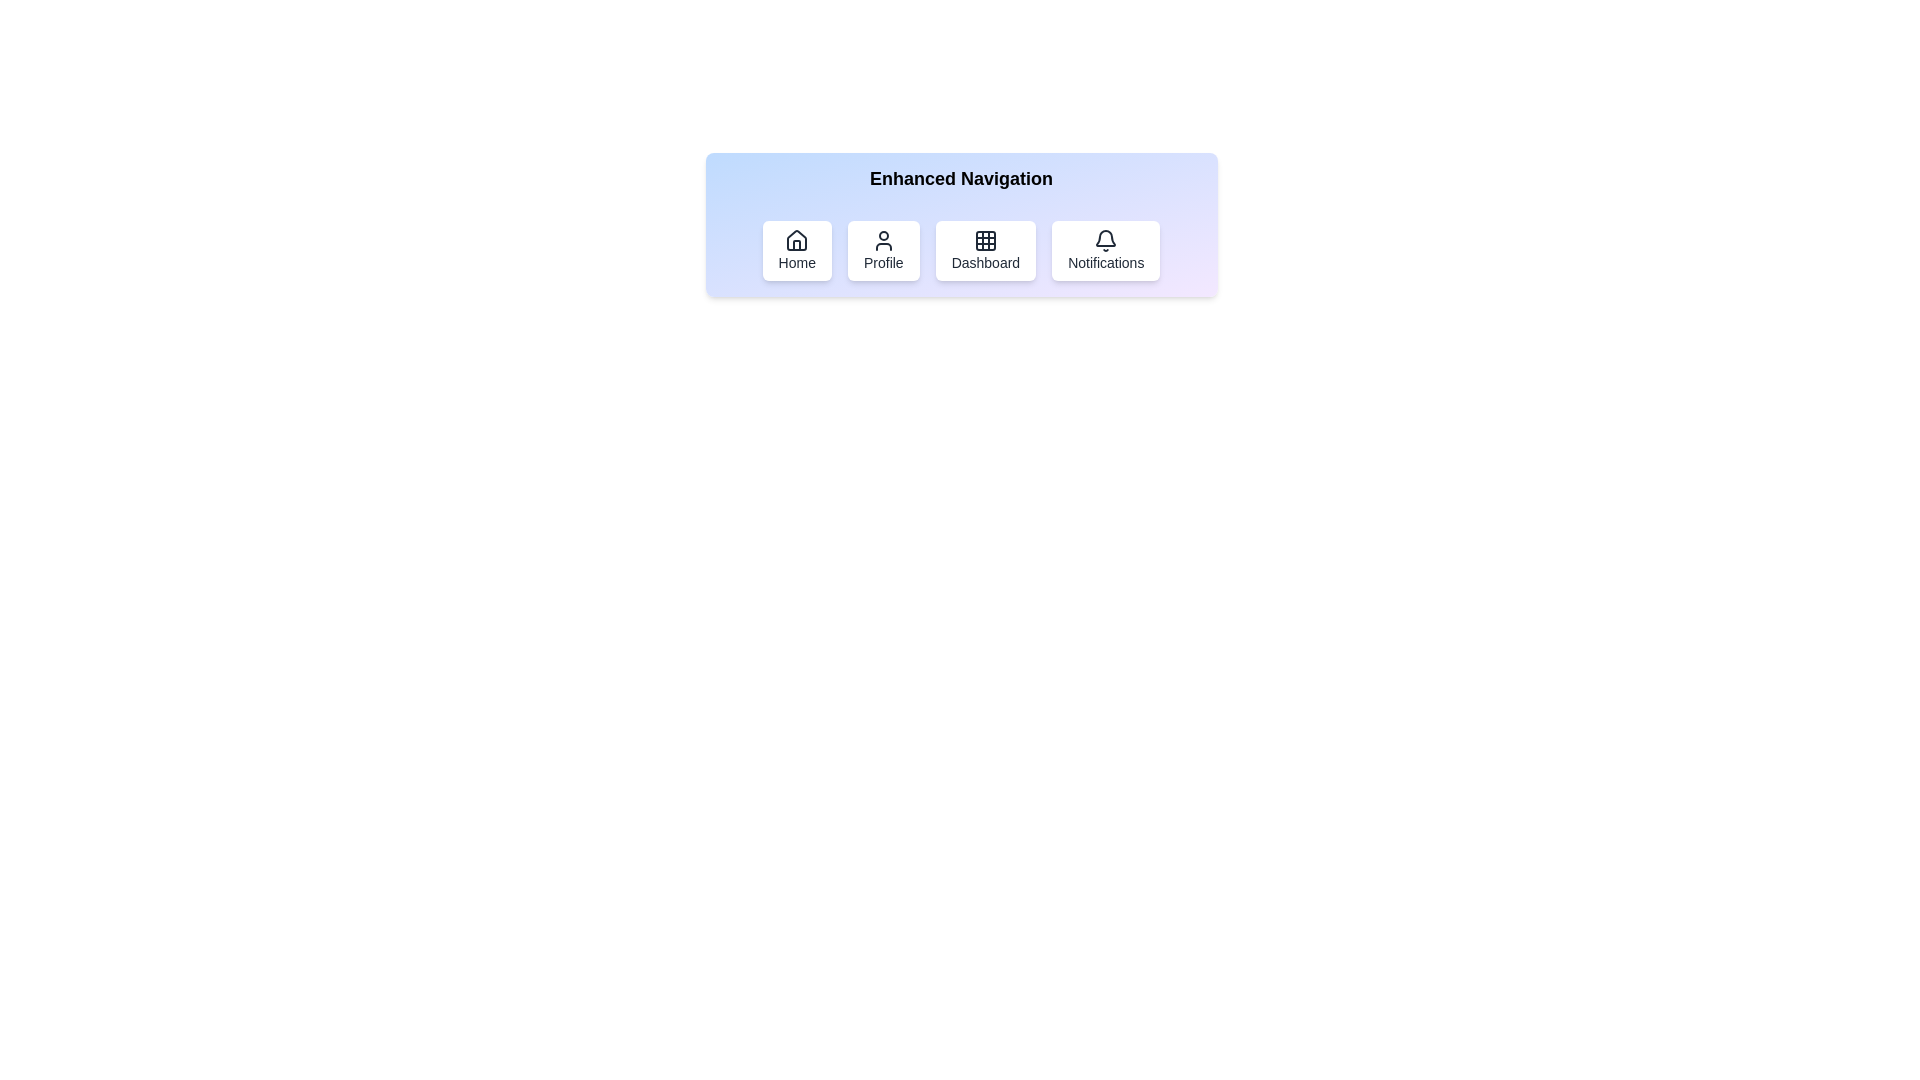 The height and width of the screenshot is (1080, 1920). Describe the element at coordinates (985, 239) in the screenshot. I see `the grid icon representing the 'Dashboard' button, which is the third button from the left, located below the 'Enhanced Navigation' header` at that location.